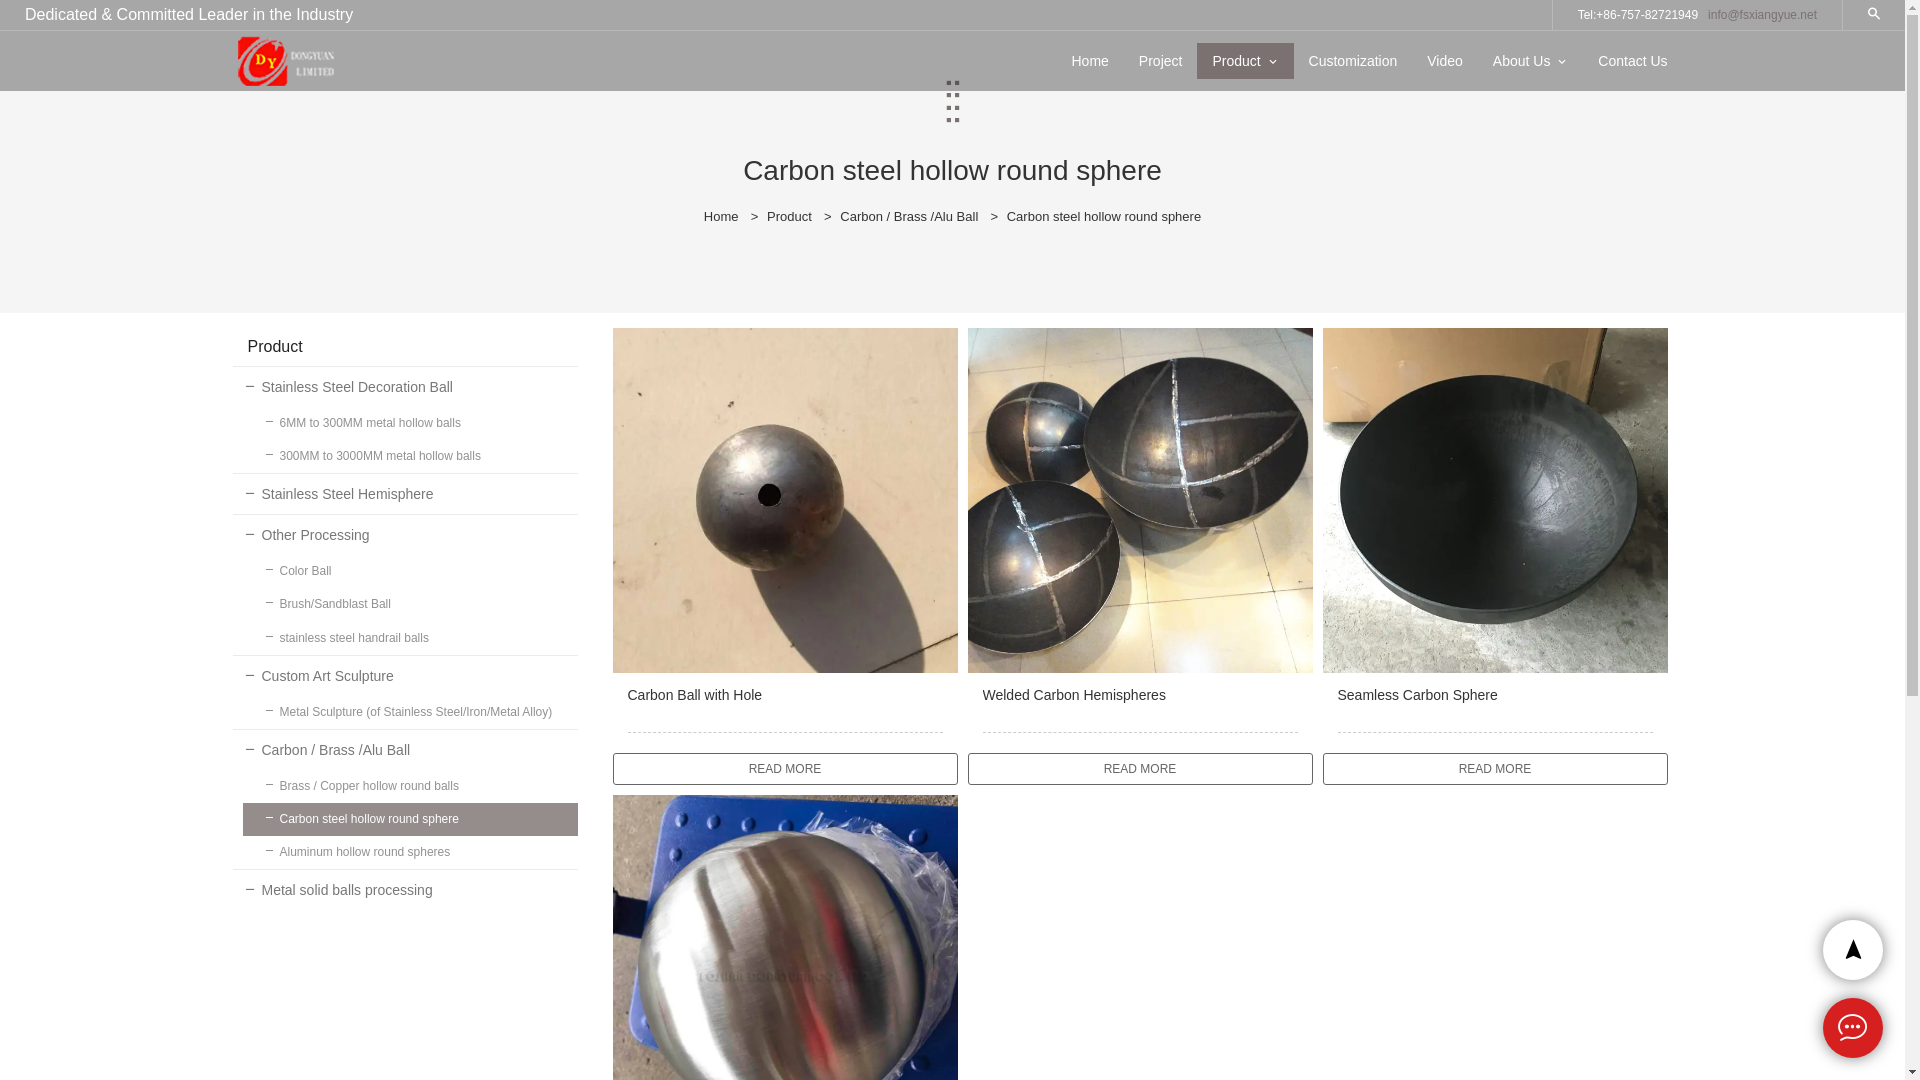  Describe the element at coordinates (403, 675) in the screenshot. I see `'Custom Art Sculpture'` at that location.